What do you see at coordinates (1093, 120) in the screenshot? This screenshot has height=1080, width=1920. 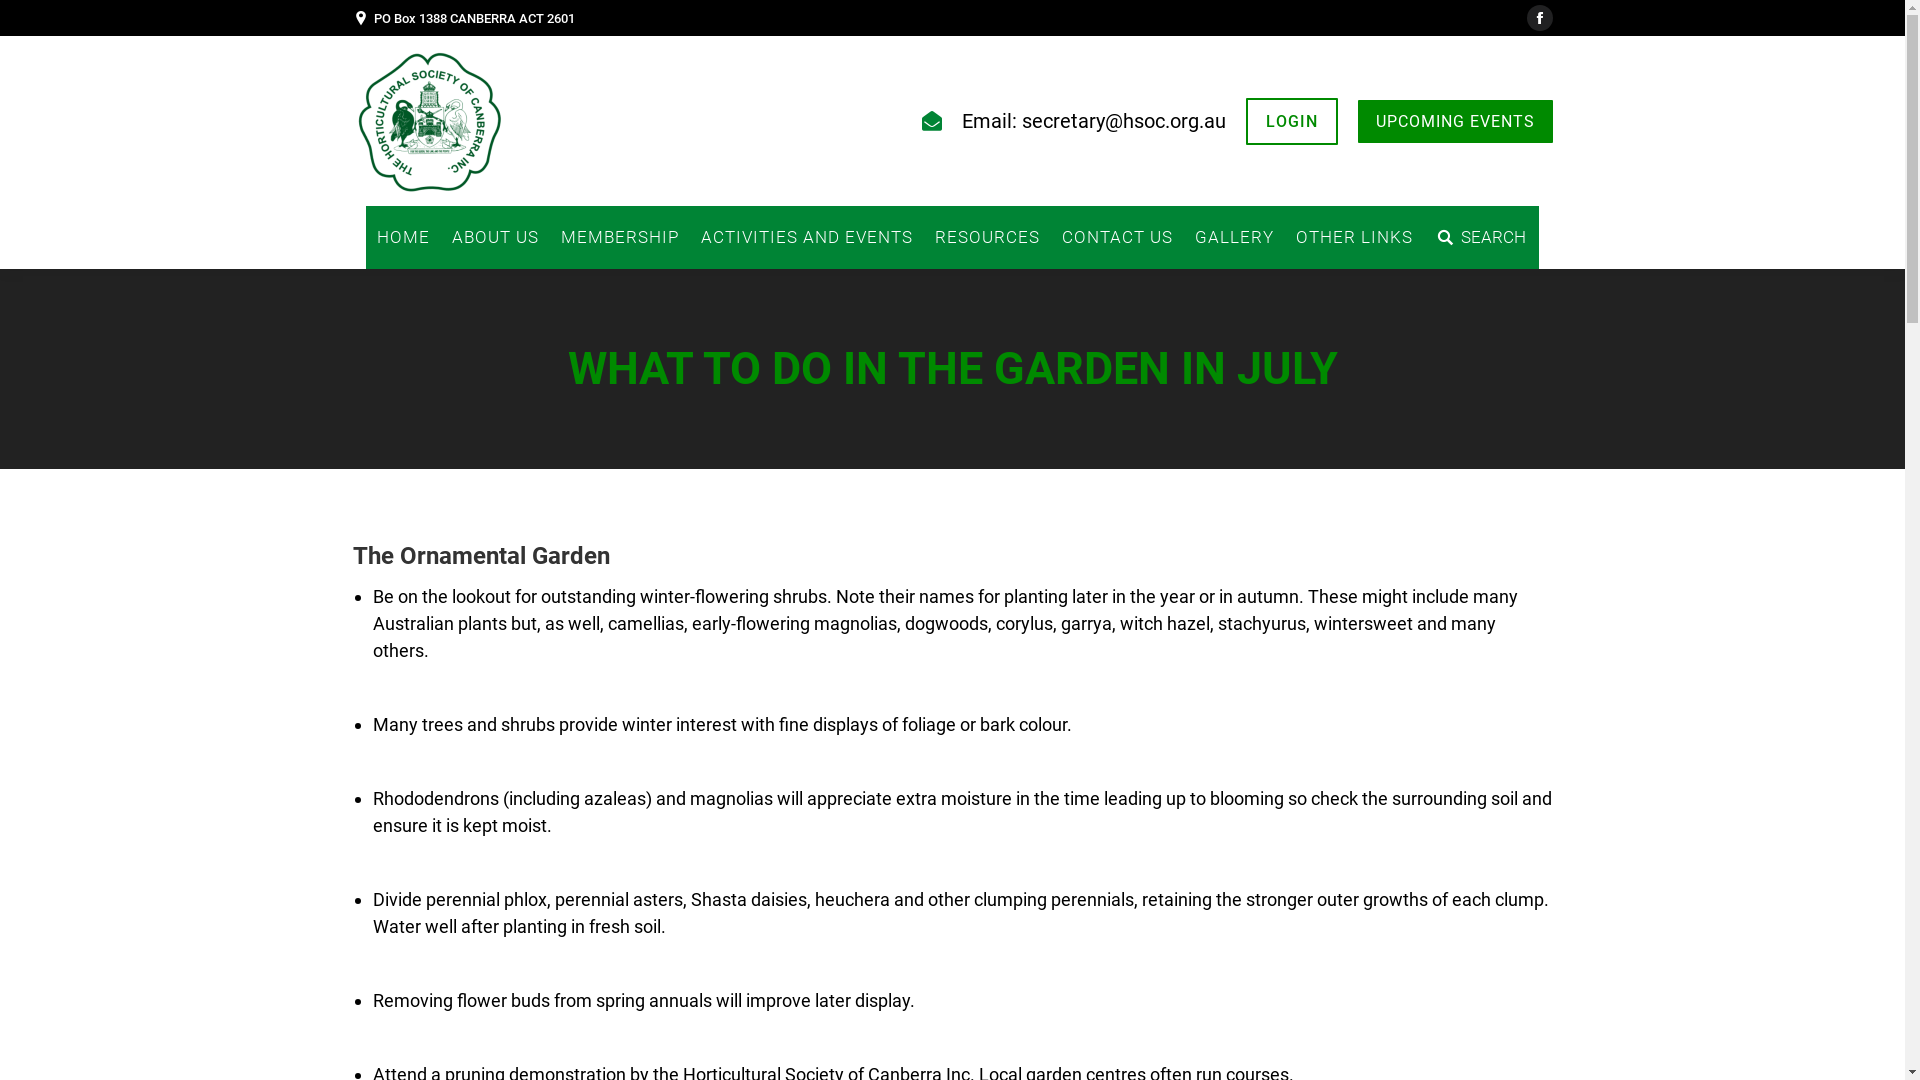 I see `'Email: secretary@hsoc.org.au'` at bounding box center [1093, 120].